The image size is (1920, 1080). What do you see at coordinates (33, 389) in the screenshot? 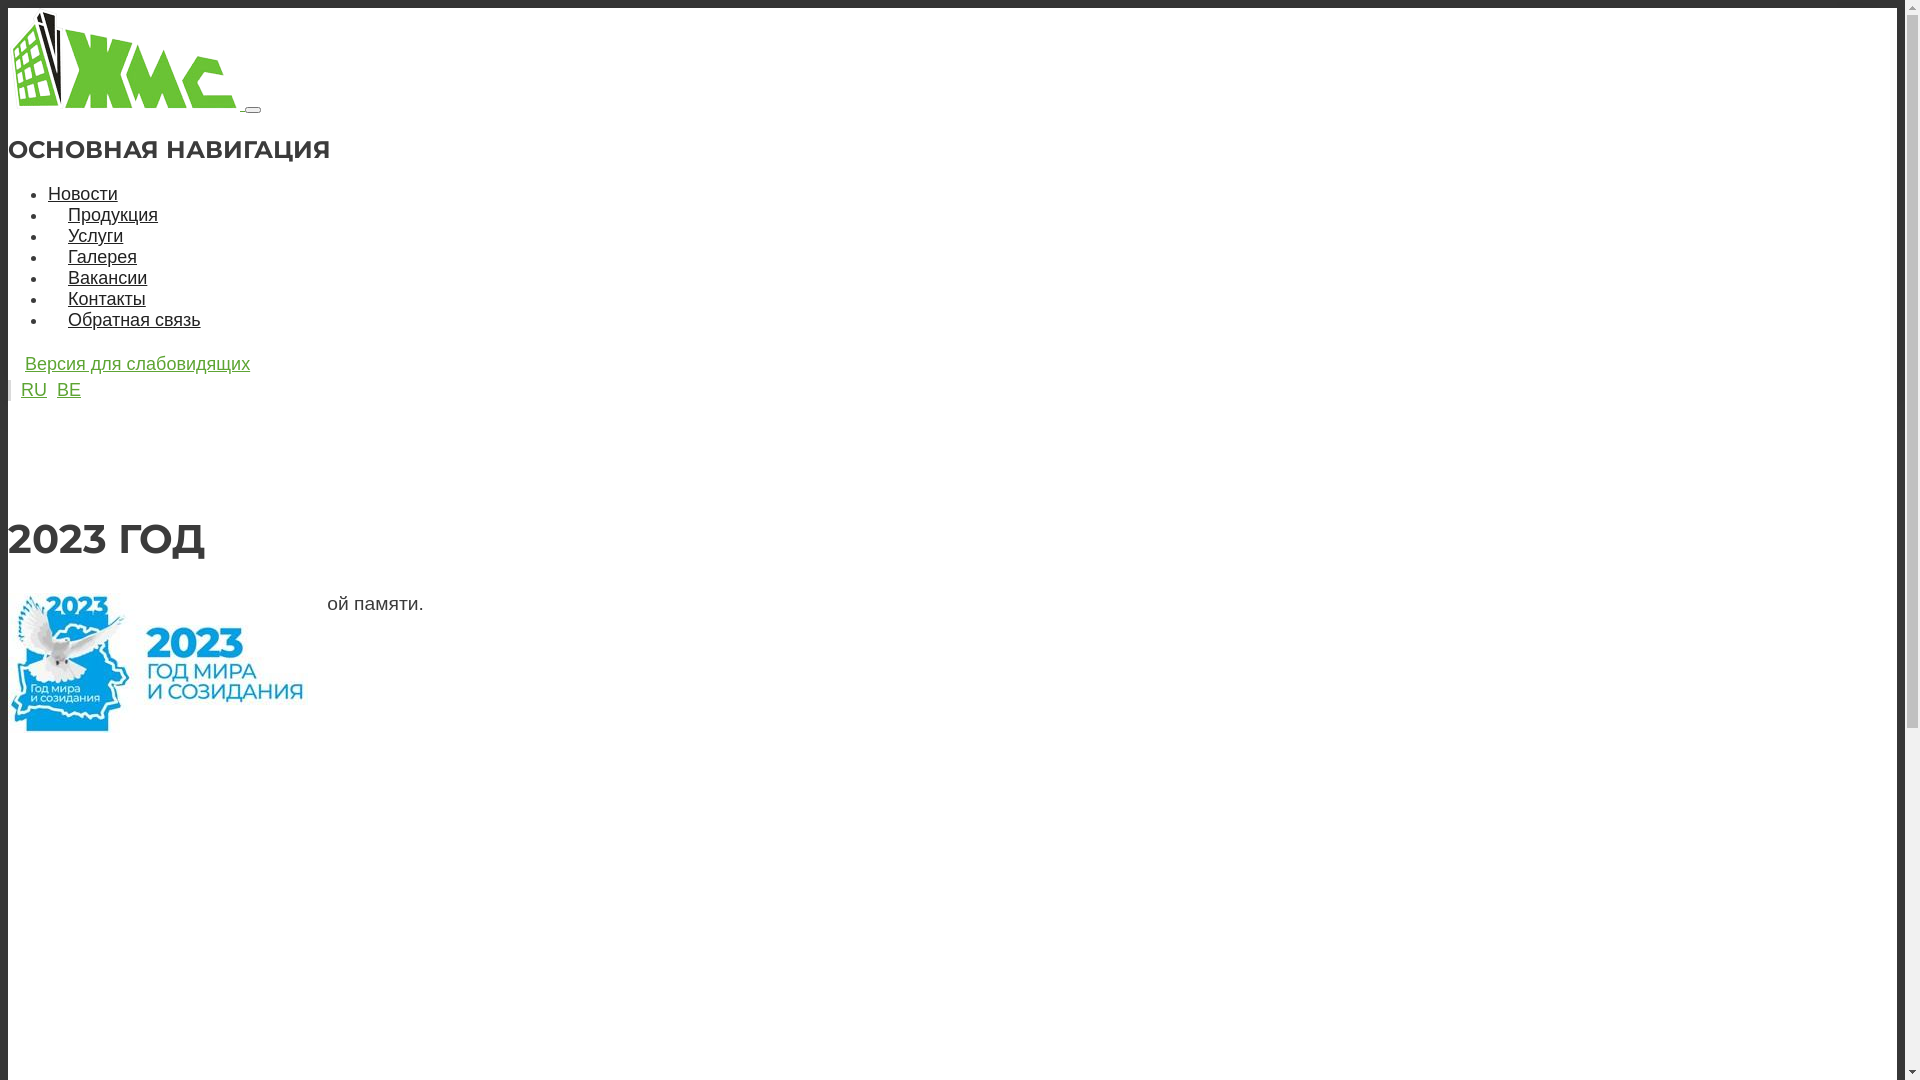
I see `'RU'` at bounding box center [33, 389].